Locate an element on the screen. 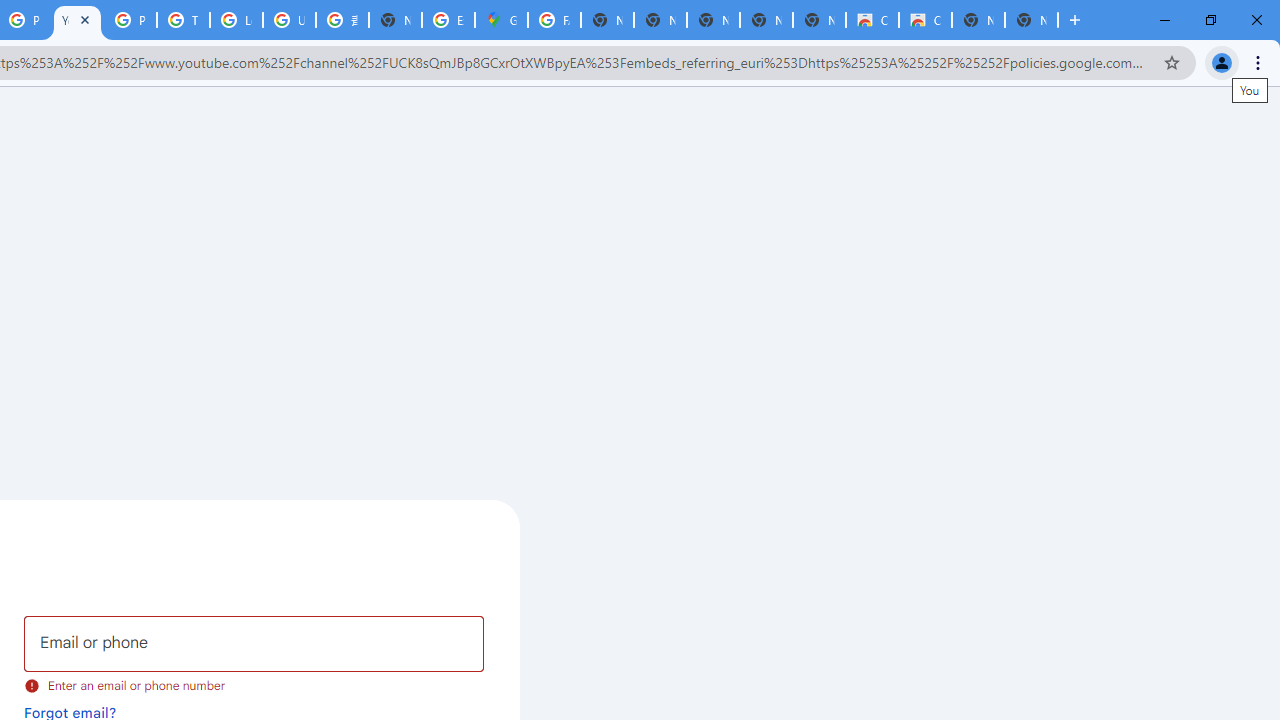  'Classic Blue - Chrome Web Store' is located at coordinates (924, 20).